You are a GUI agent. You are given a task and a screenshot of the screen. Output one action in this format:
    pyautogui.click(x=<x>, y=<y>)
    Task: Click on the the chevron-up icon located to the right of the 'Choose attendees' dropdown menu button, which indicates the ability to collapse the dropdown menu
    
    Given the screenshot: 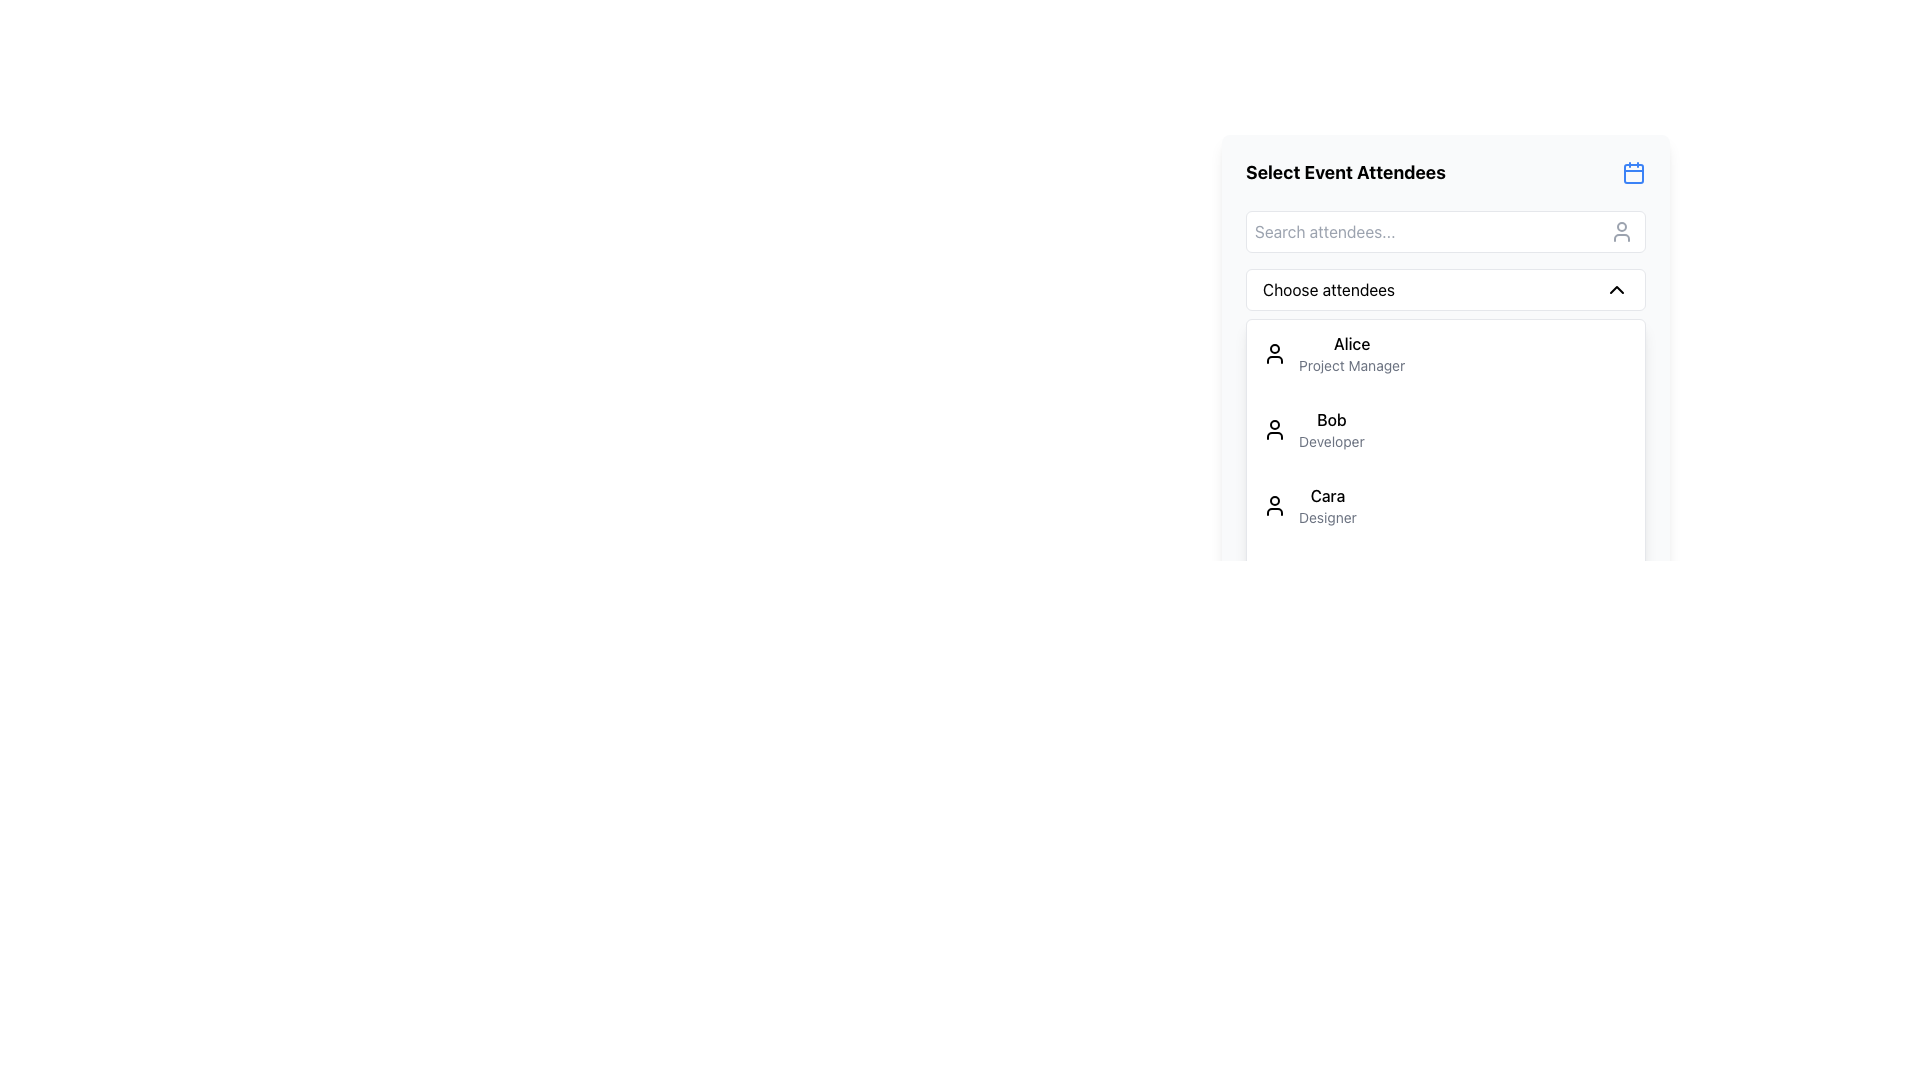 What is the action you would take?
    pyautogui.click(x=1617, y=289)
    